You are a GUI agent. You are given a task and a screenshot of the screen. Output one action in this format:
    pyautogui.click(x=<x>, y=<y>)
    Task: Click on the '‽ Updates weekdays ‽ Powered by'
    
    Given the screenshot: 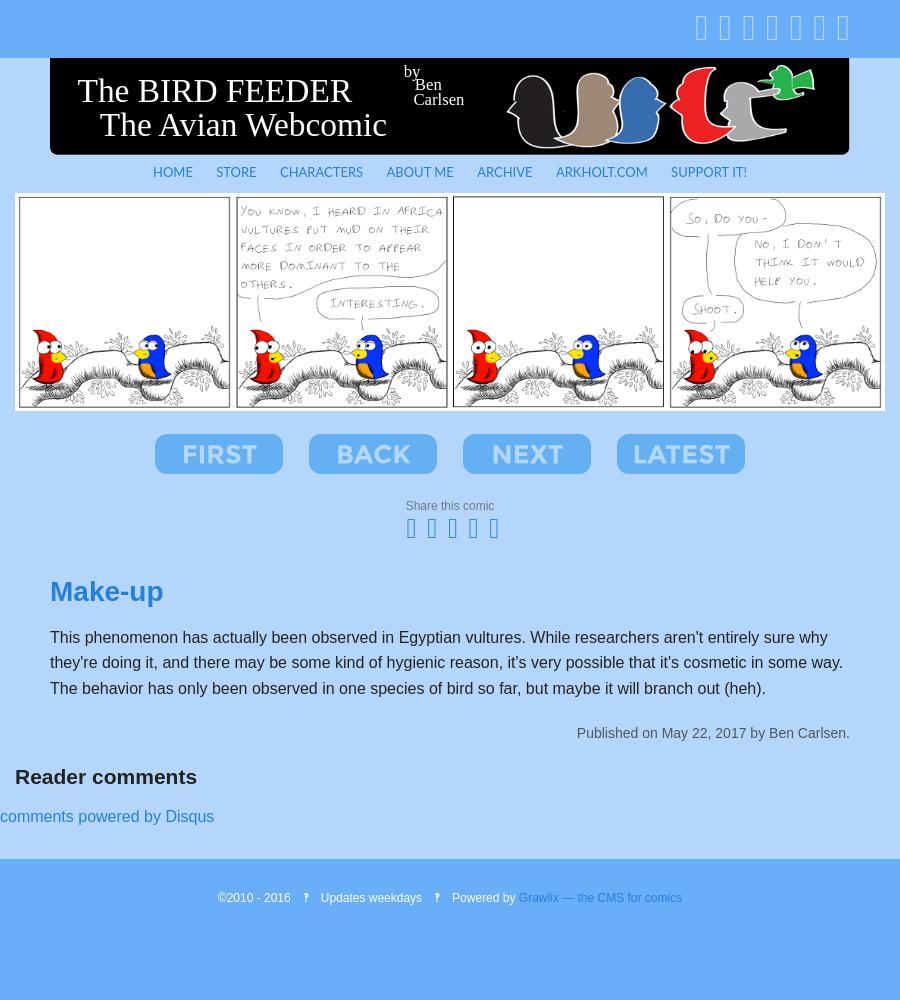 What is the action you would take?
    pyautogui.click(x=404, y=898)
    